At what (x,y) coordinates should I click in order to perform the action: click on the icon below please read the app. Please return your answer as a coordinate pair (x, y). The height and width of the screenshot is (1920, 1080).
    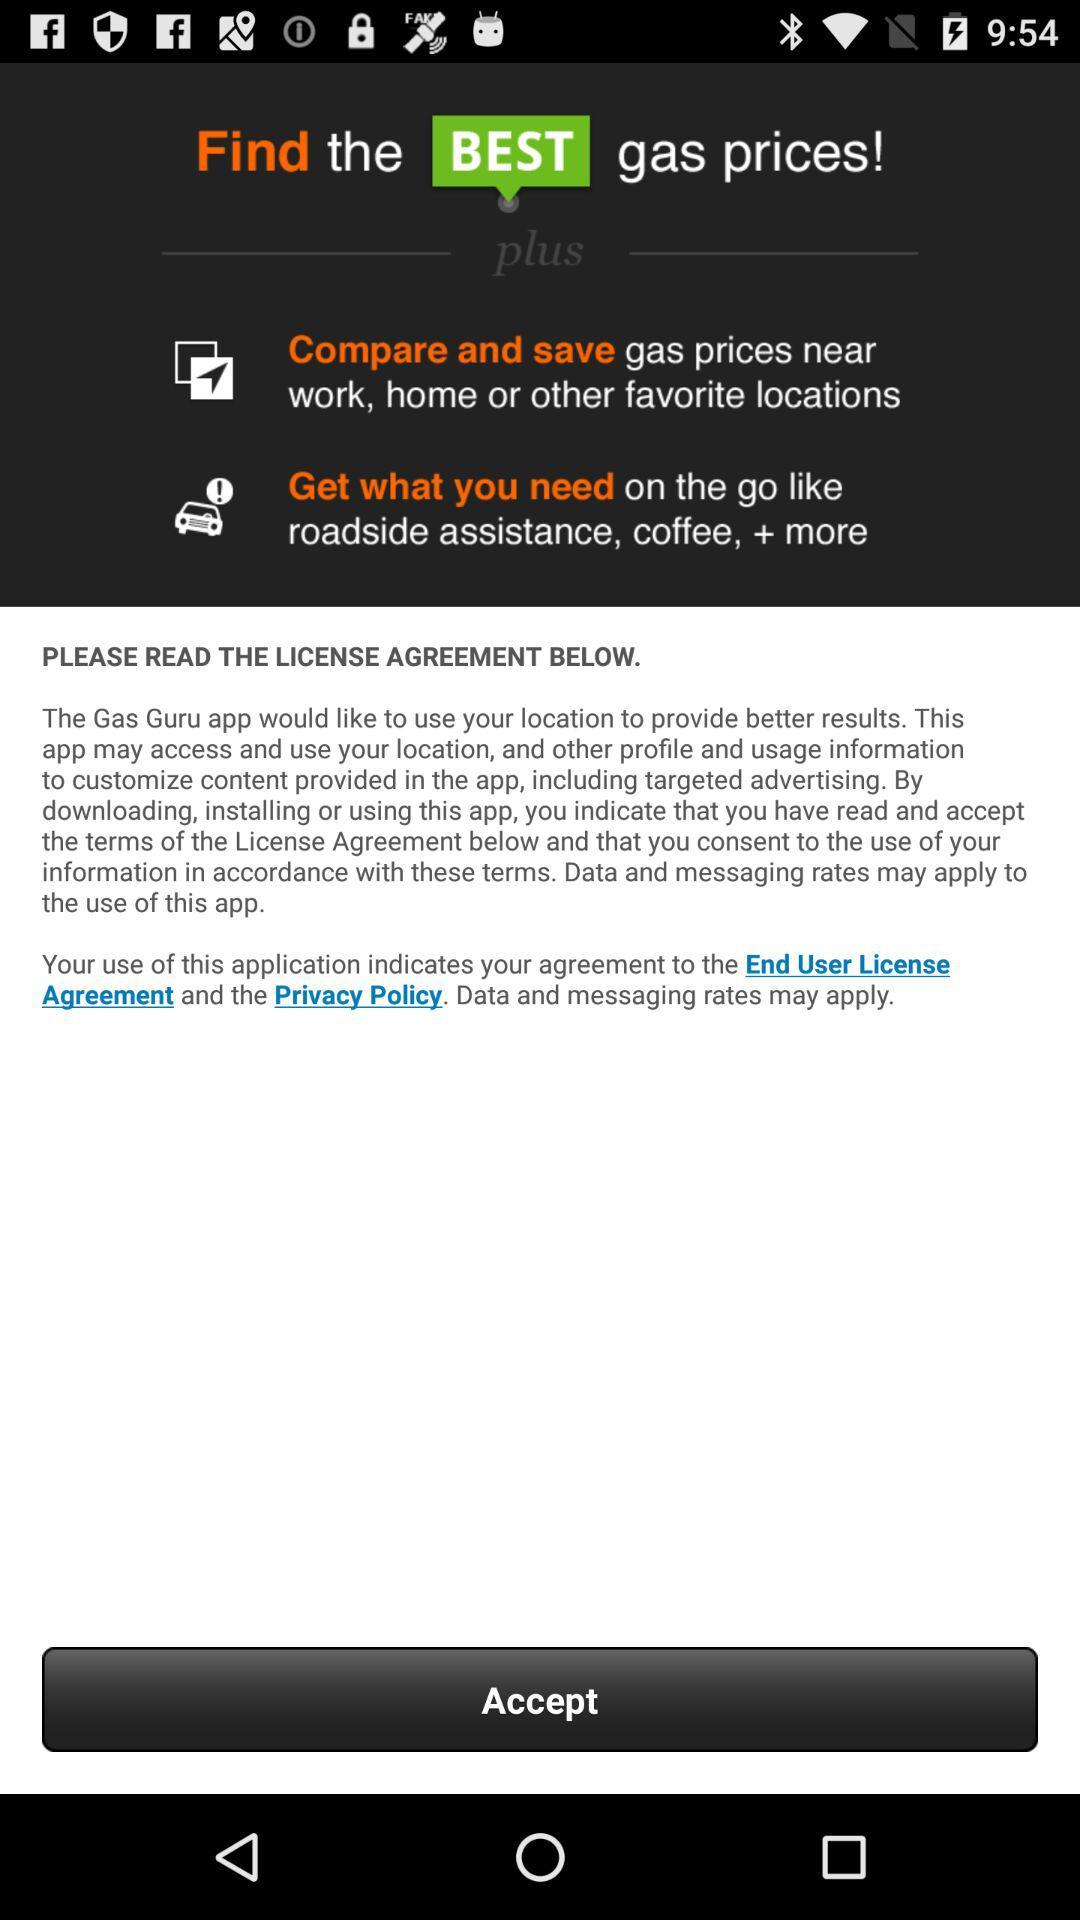
    Looking at the image, I should click on (540, 1698).